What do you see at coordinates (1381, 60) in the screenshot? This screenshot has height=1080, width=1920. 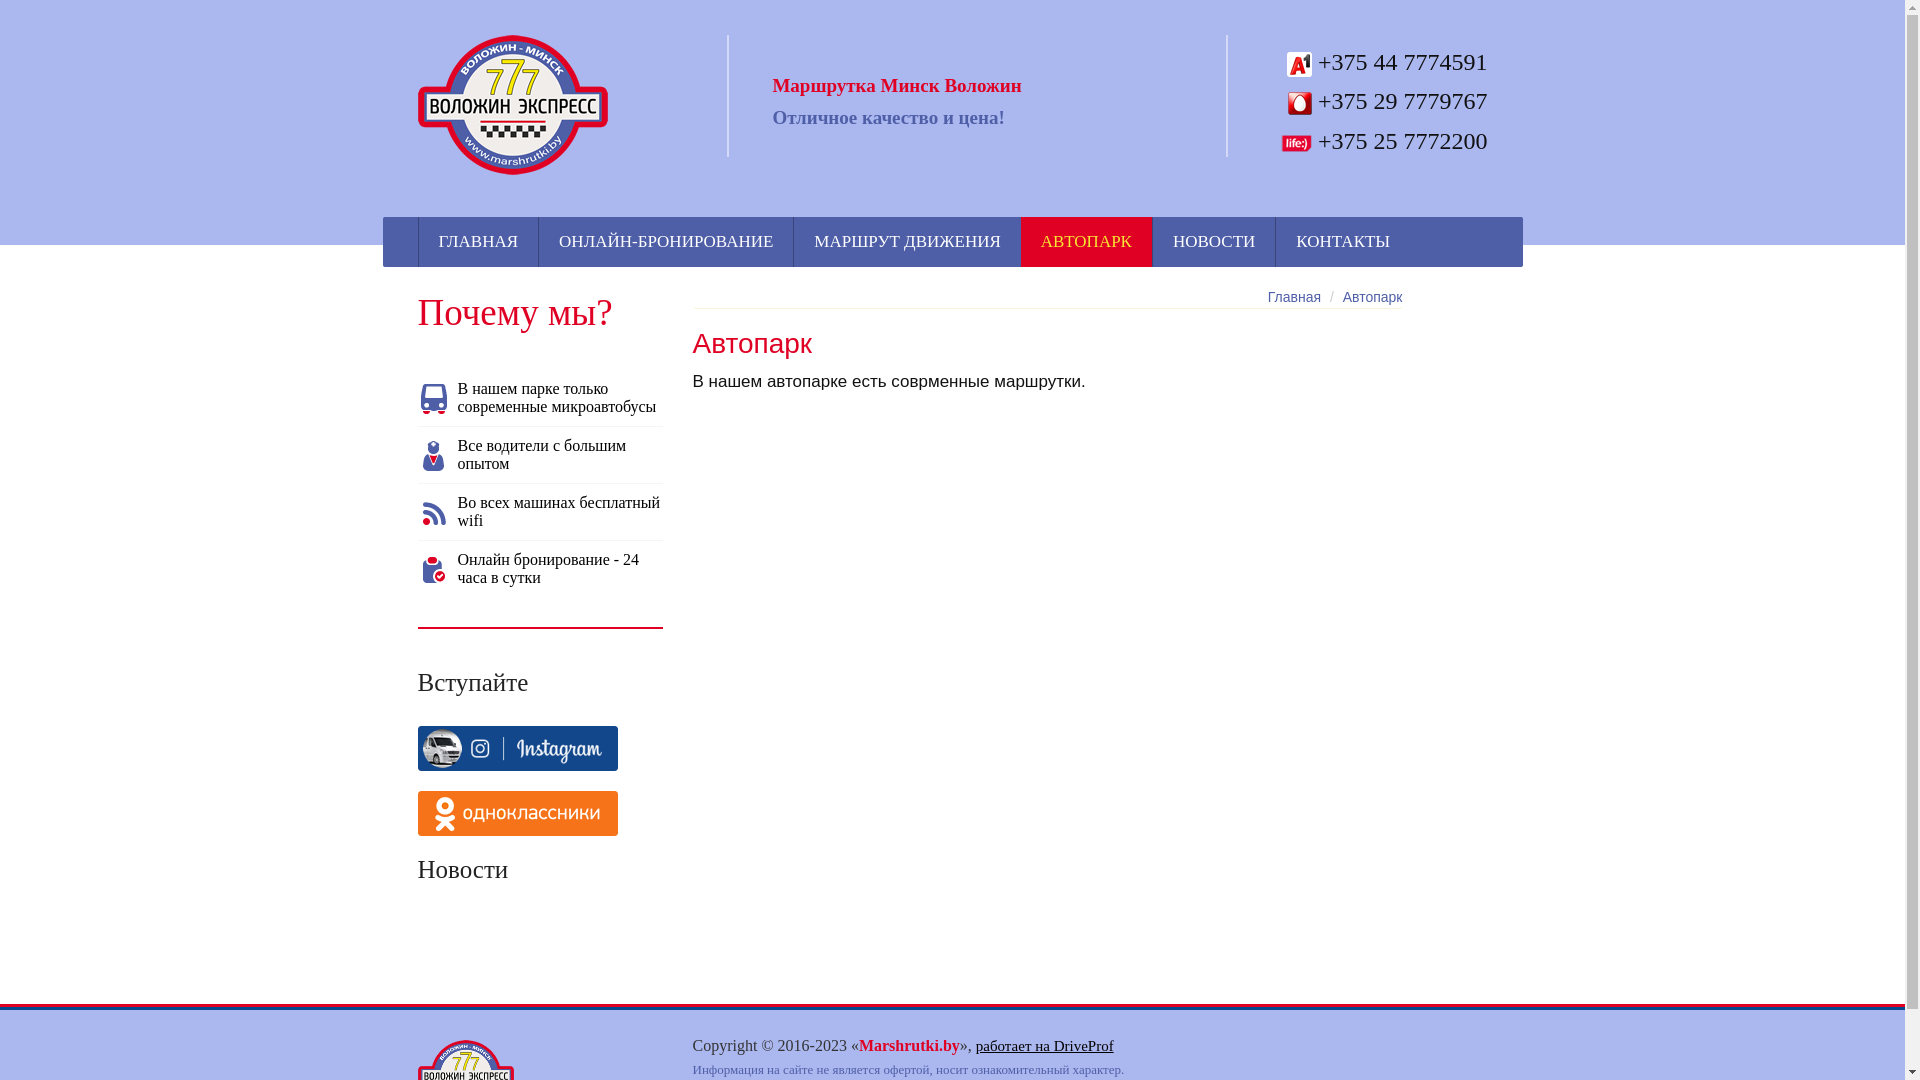 I see `'  +375 44 7774591'` at bounding box center [1381, 60].